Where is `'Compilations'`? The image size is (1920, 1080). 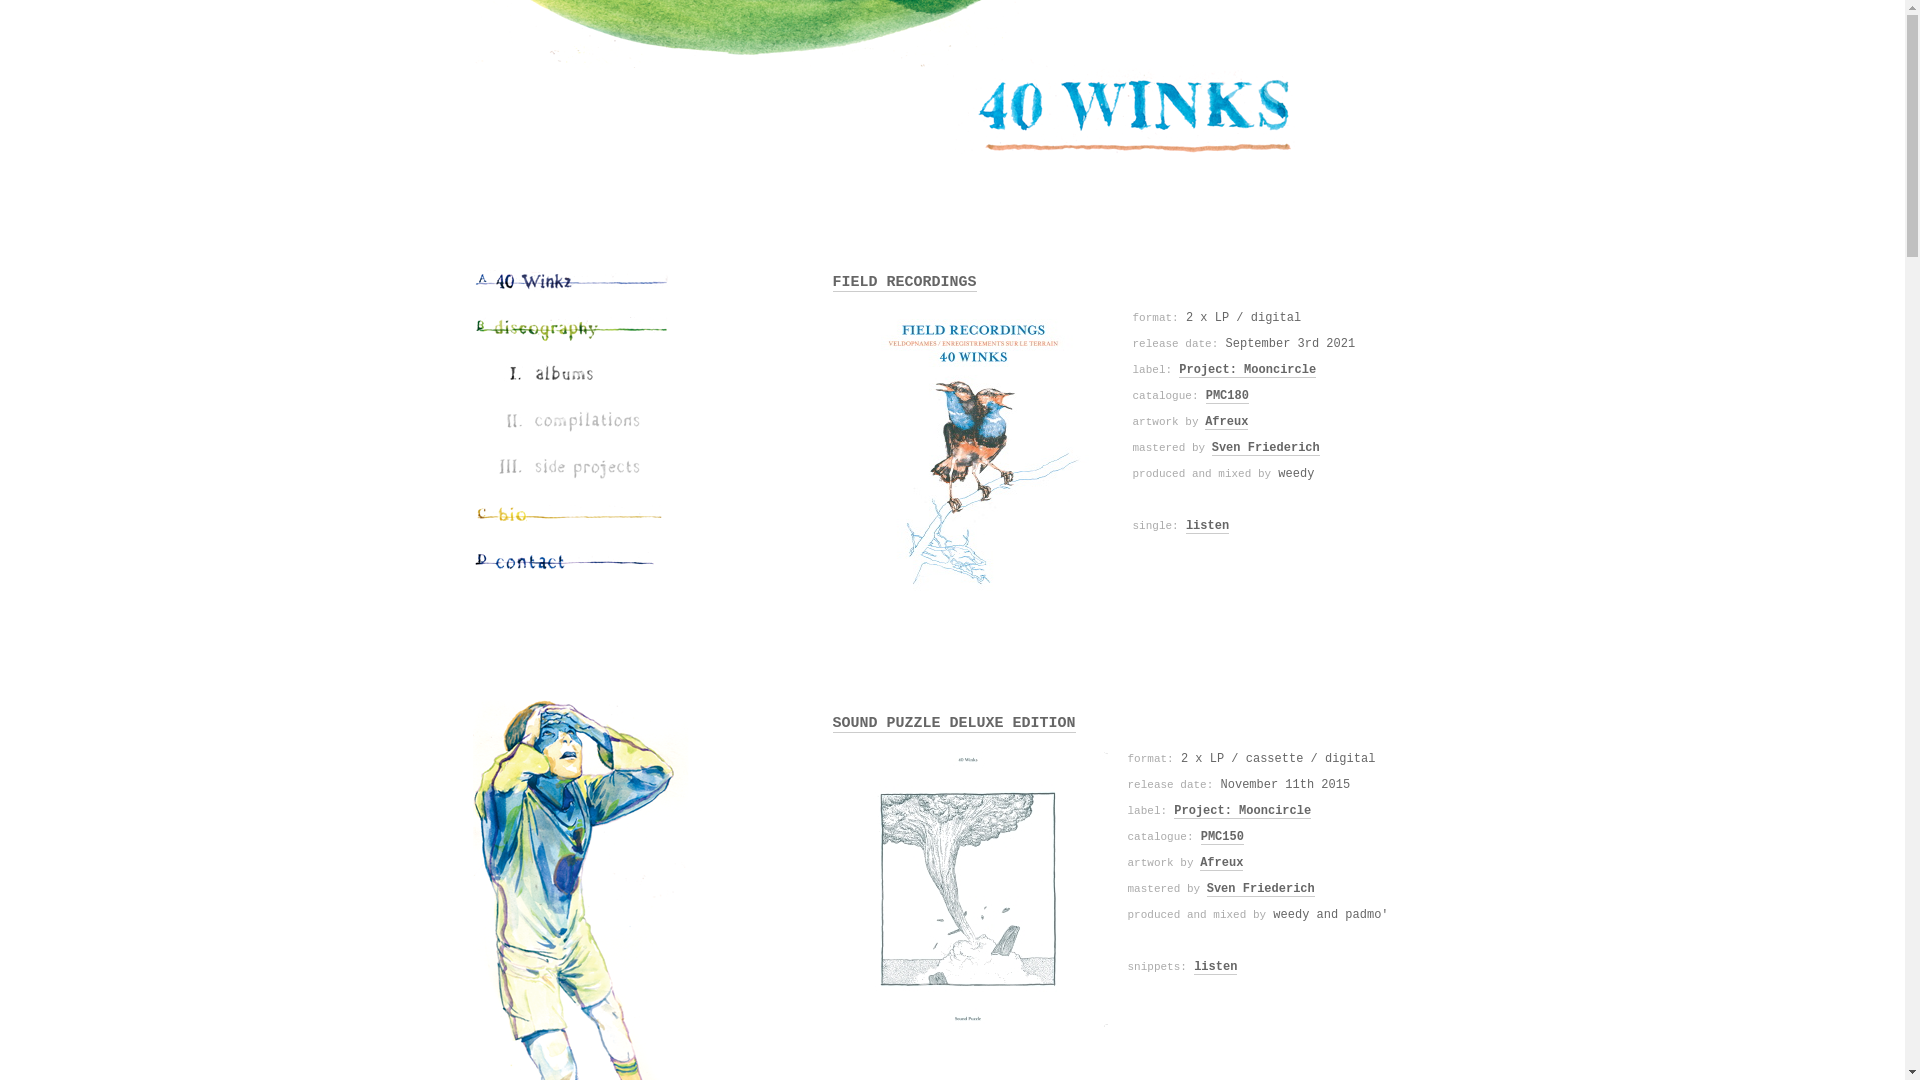
'Compilations' is located at coordinates (494, 423).